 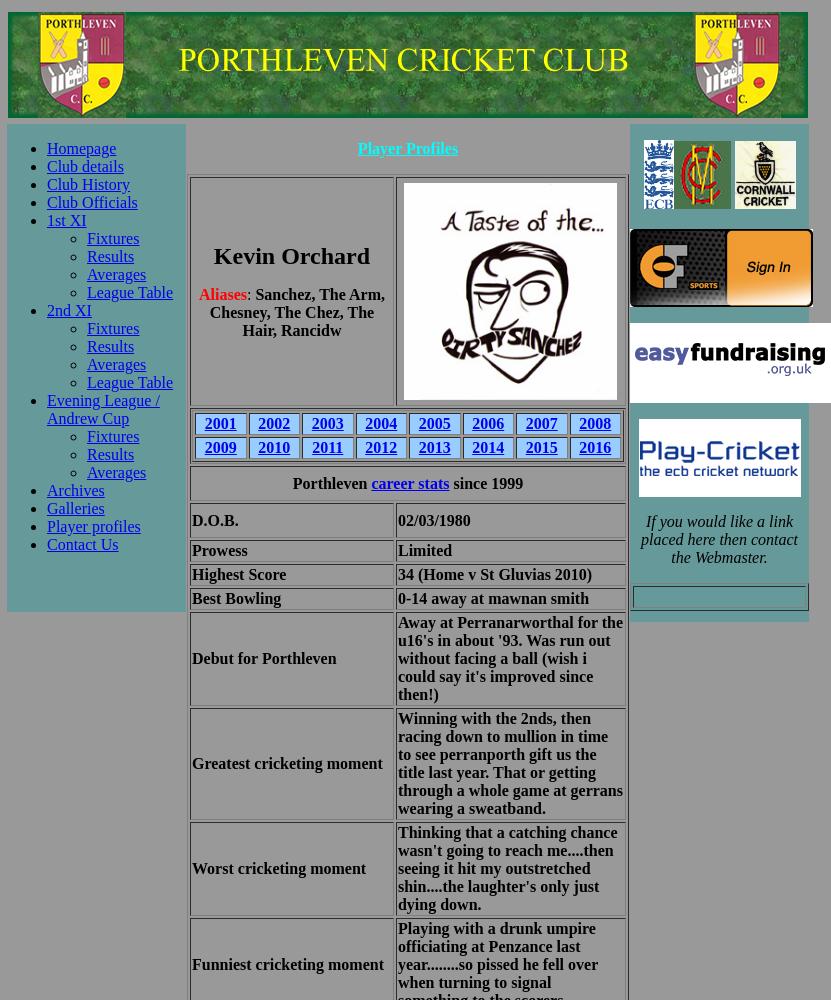 I want to click on '2005', so click(x=433, y=423).